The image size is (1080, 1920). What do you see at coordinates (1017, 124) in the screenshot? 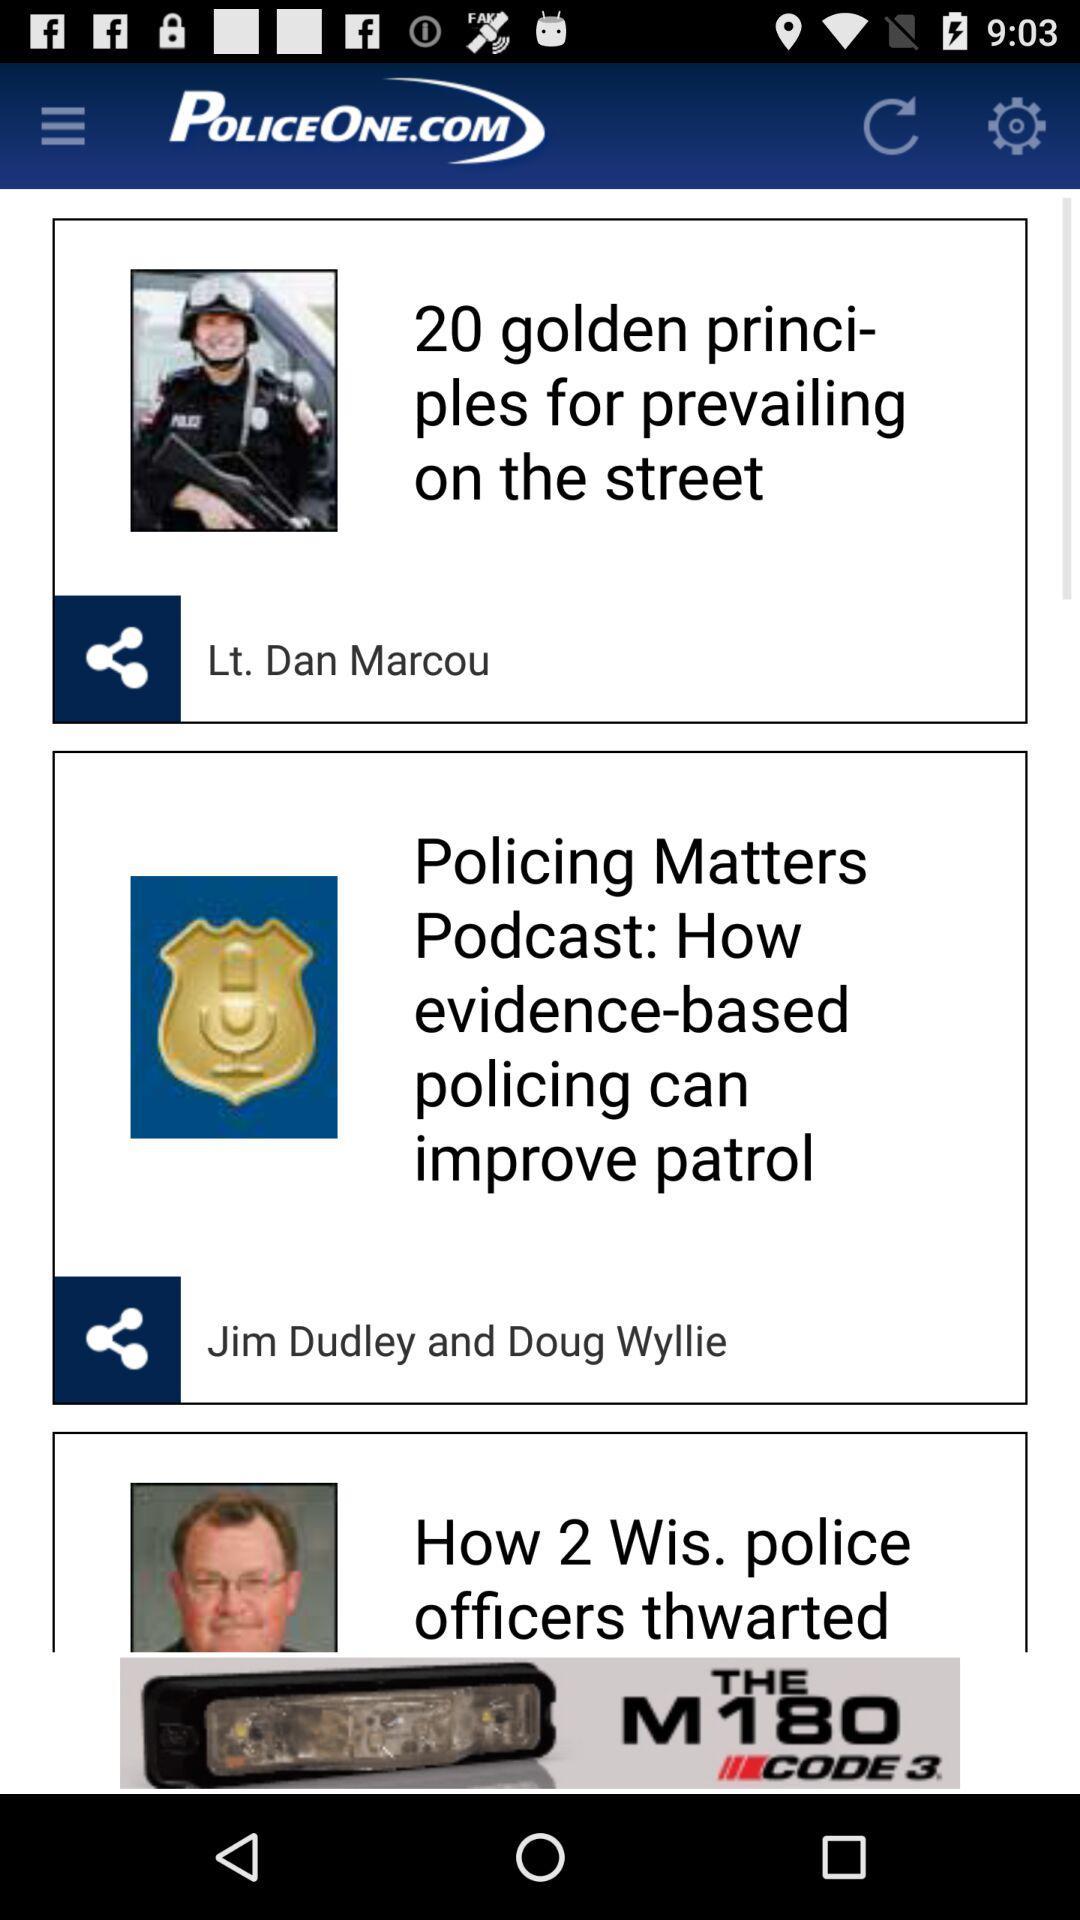
I see `app settings` at bounding box center [1017, 124].